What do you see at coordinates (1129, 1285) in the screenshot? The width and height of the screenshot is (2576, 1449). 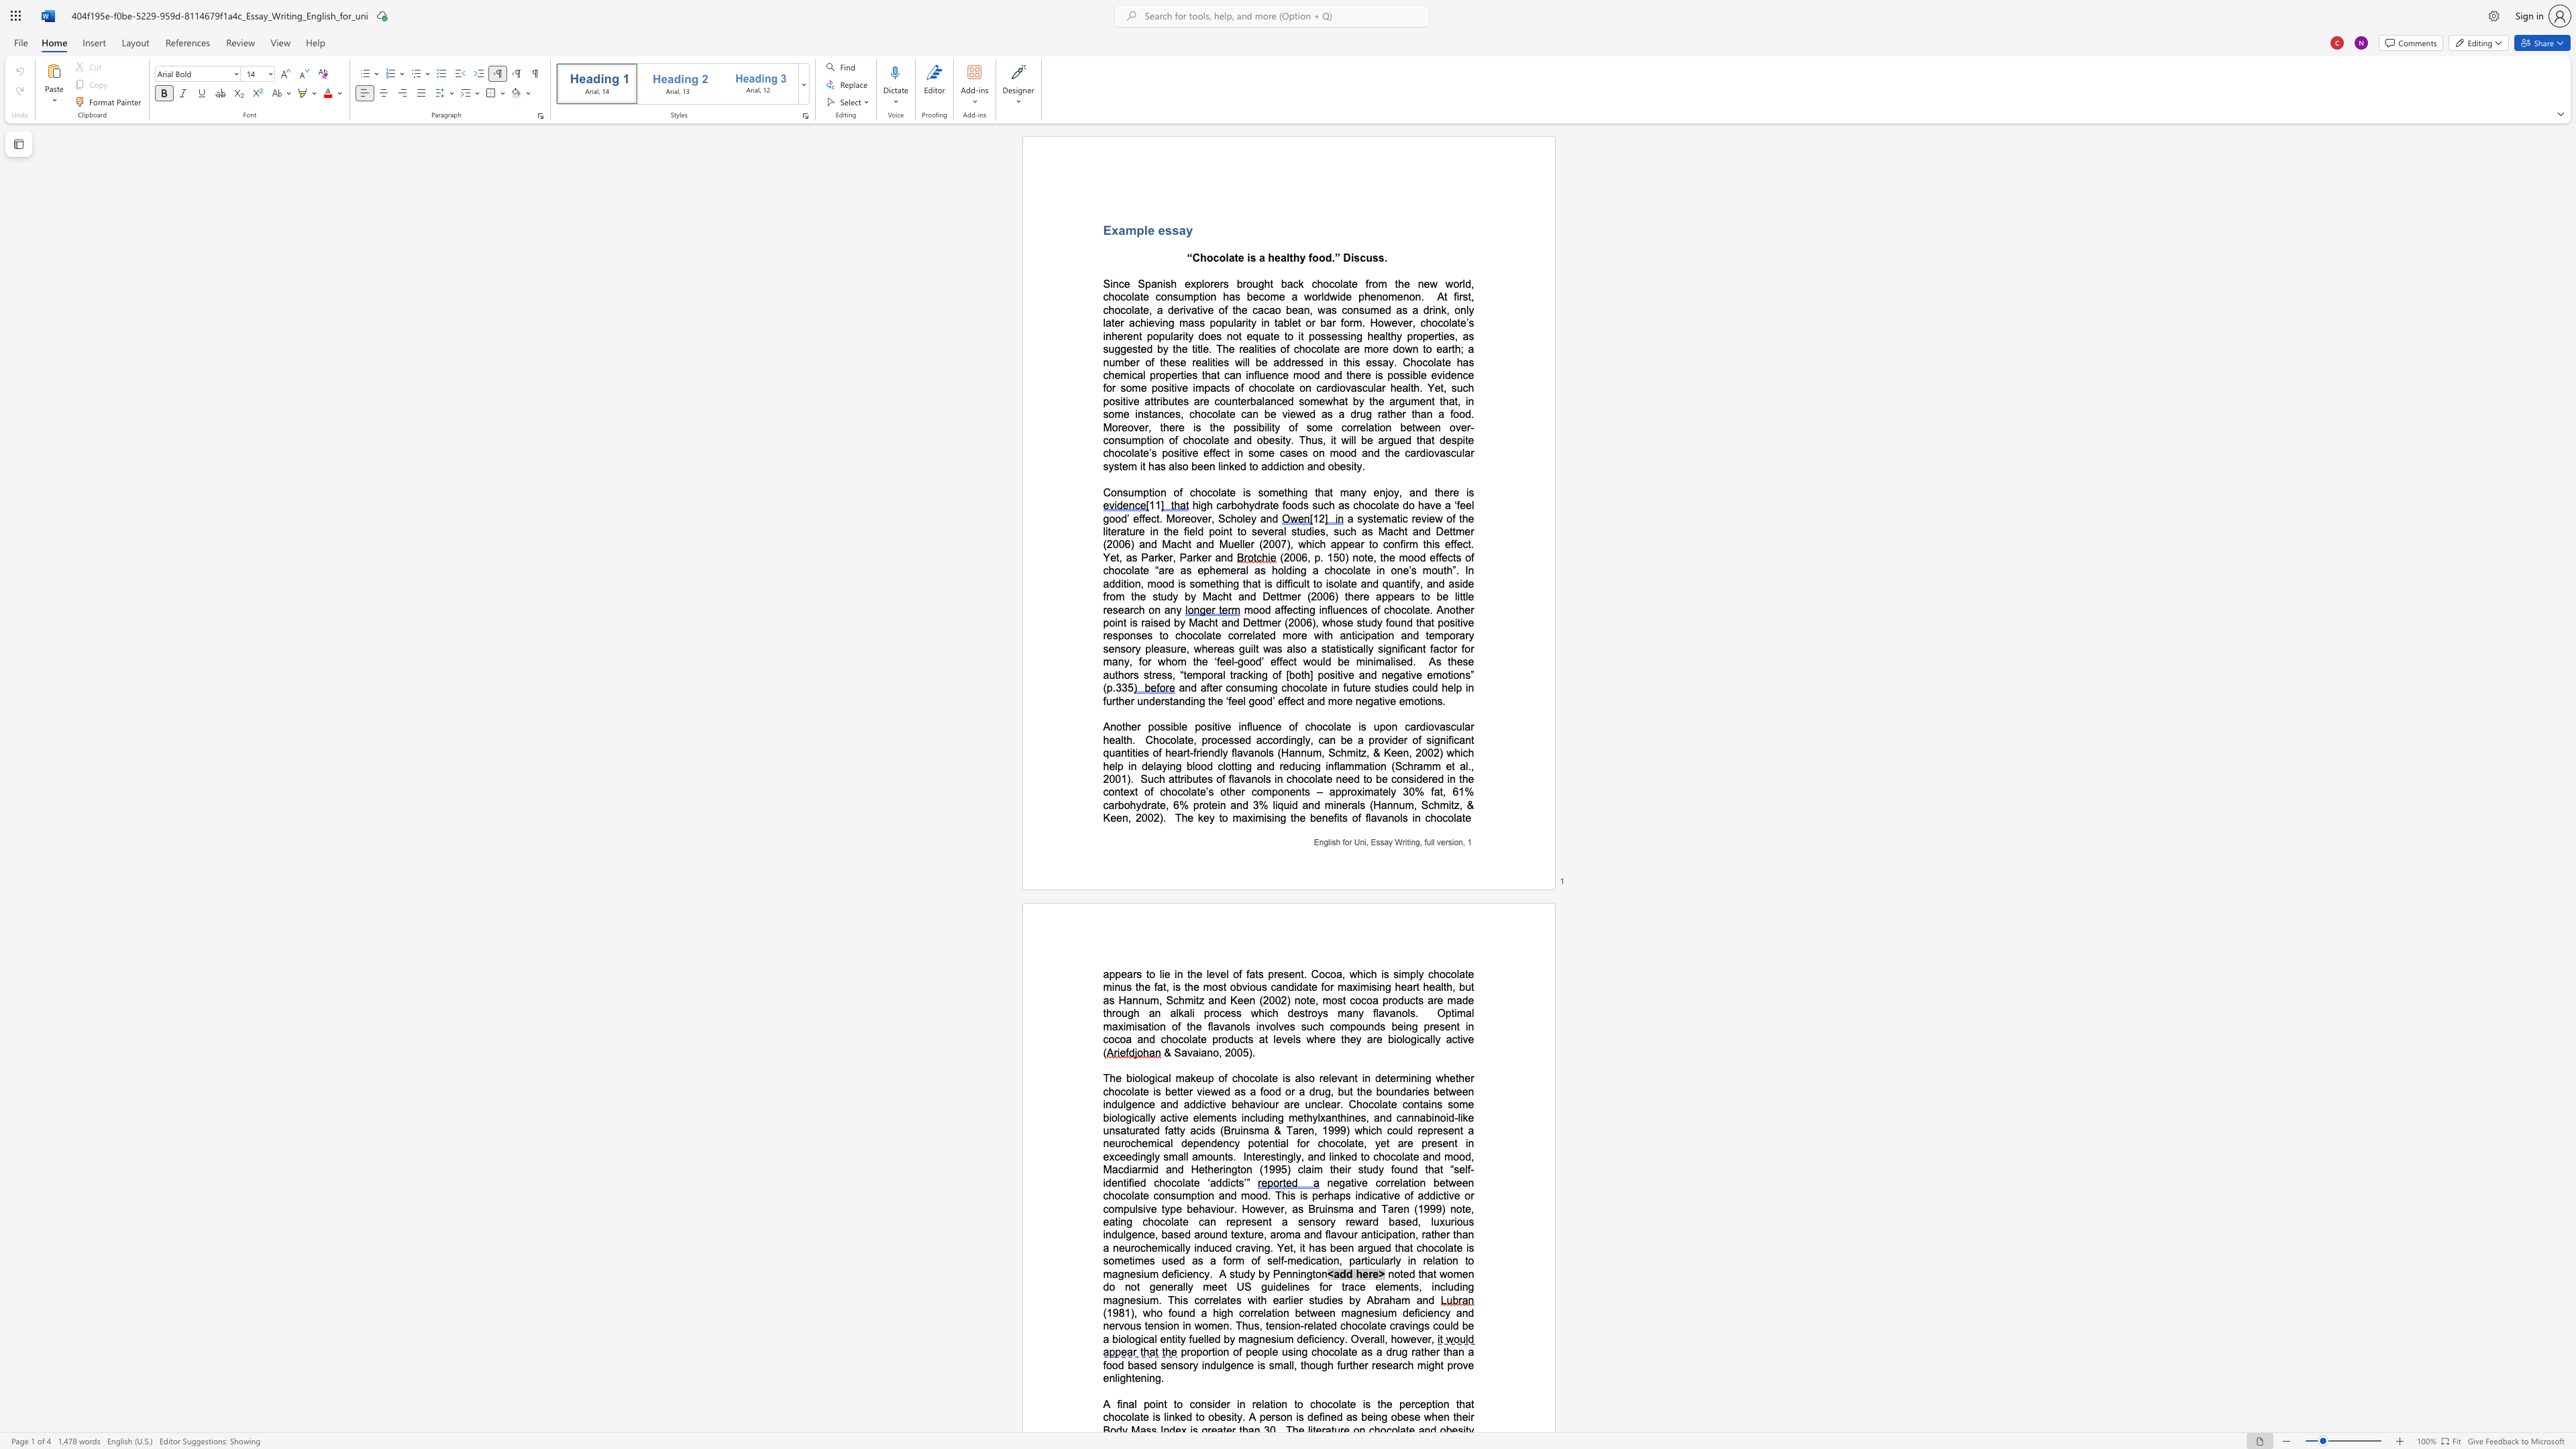 I see `the subset text "ot" within the text "noted that women do not"` at bounding box center [1129, 1285].